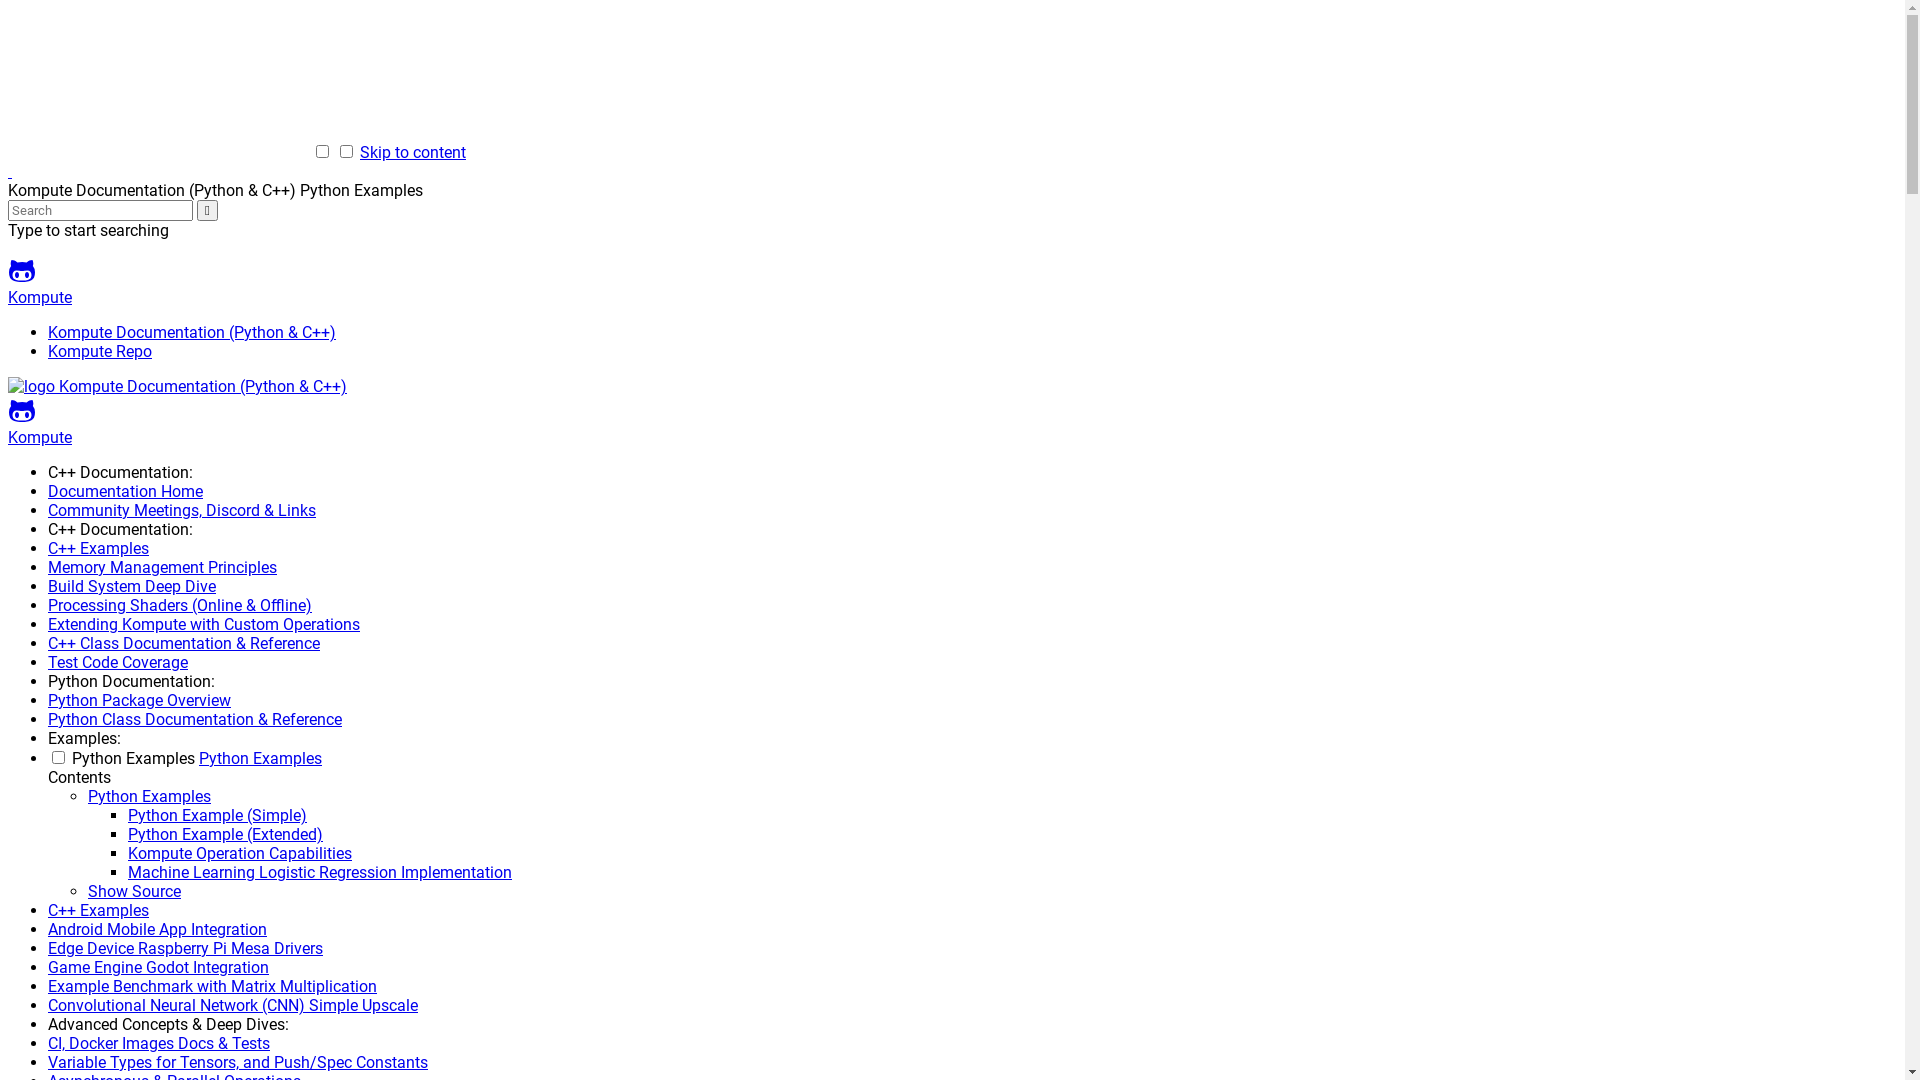 This screenshot has width=1920, height=1080. Describe the element at coordinates (203, 623) in the screenshot. I see `'Extending Kompute with Custom Operations'` at that location.